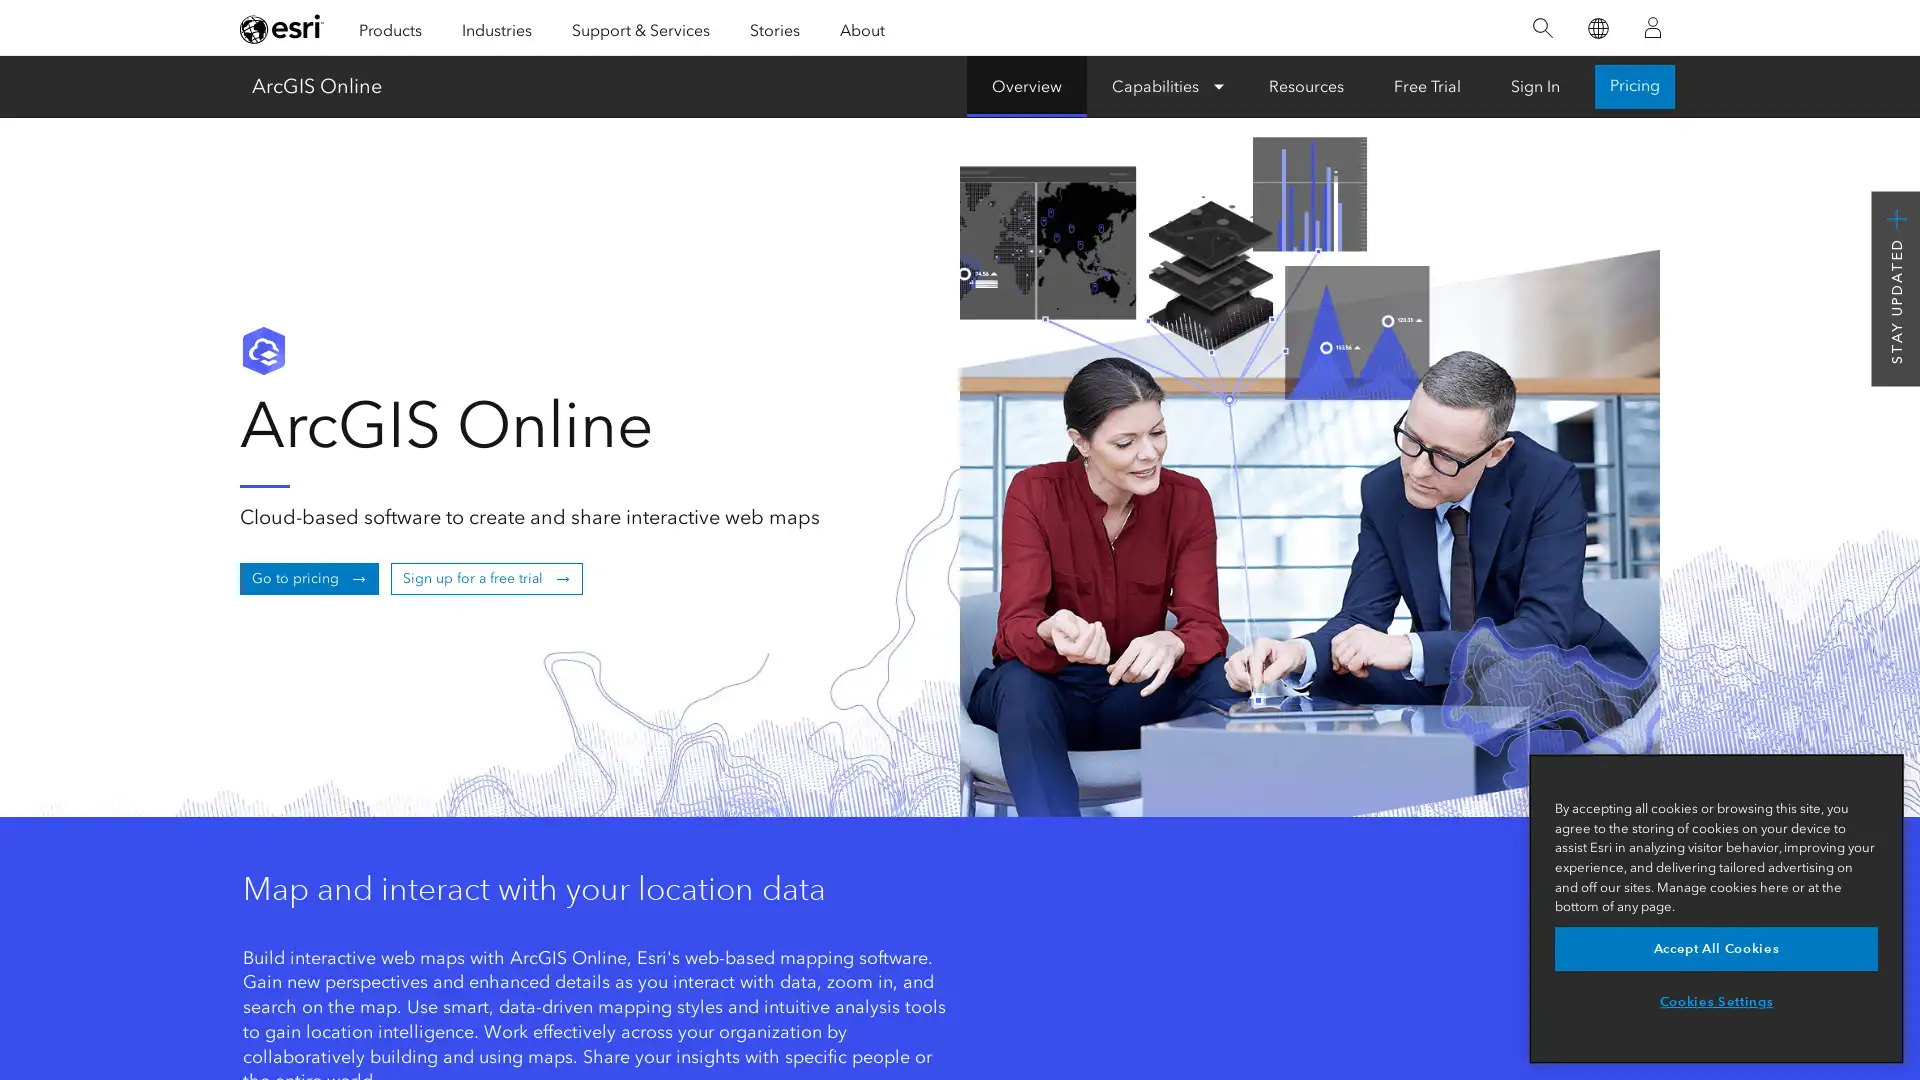  I want to click on Switch Language, so click(1596, 27).